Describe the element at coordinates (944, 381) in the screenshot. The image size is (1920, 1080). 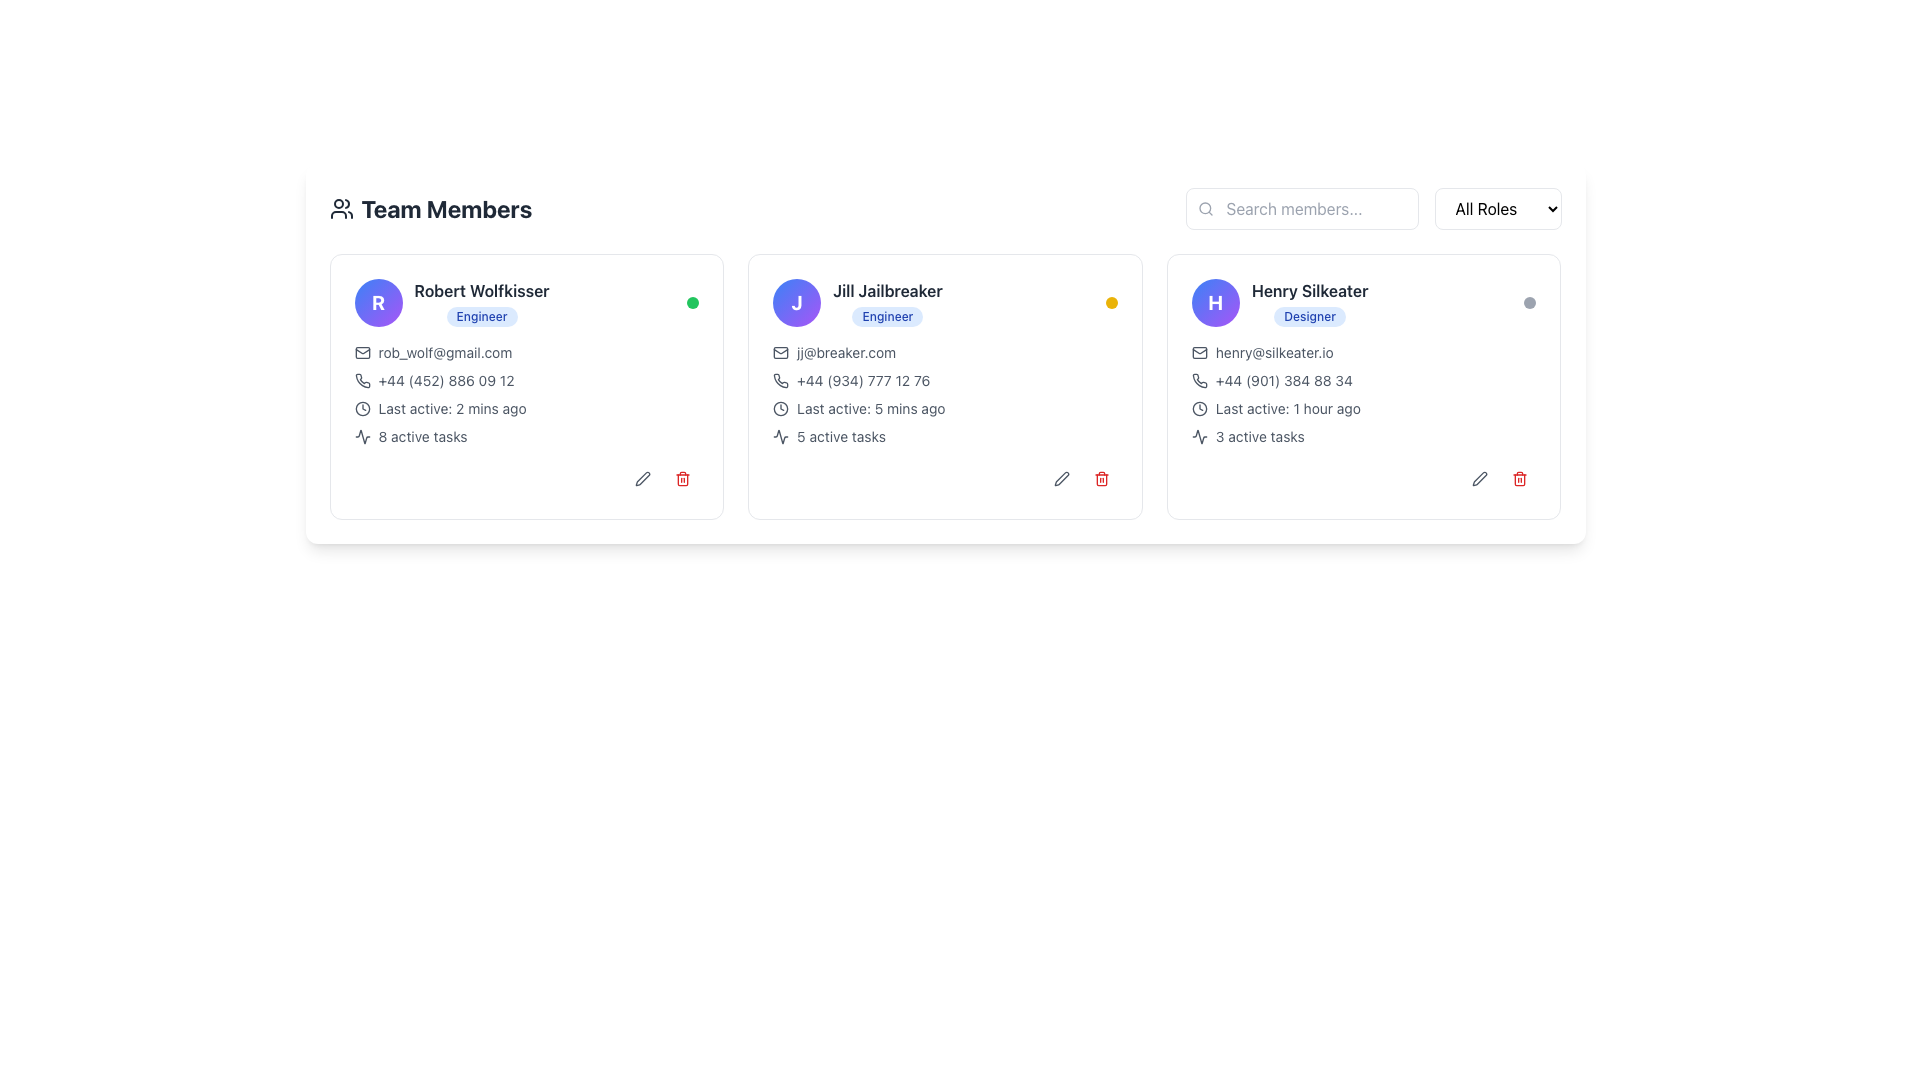
I see `the phone contact detail display for 'Jill Jailbreaker', located within the second card, below the email address and above 'Last active'` at that location.